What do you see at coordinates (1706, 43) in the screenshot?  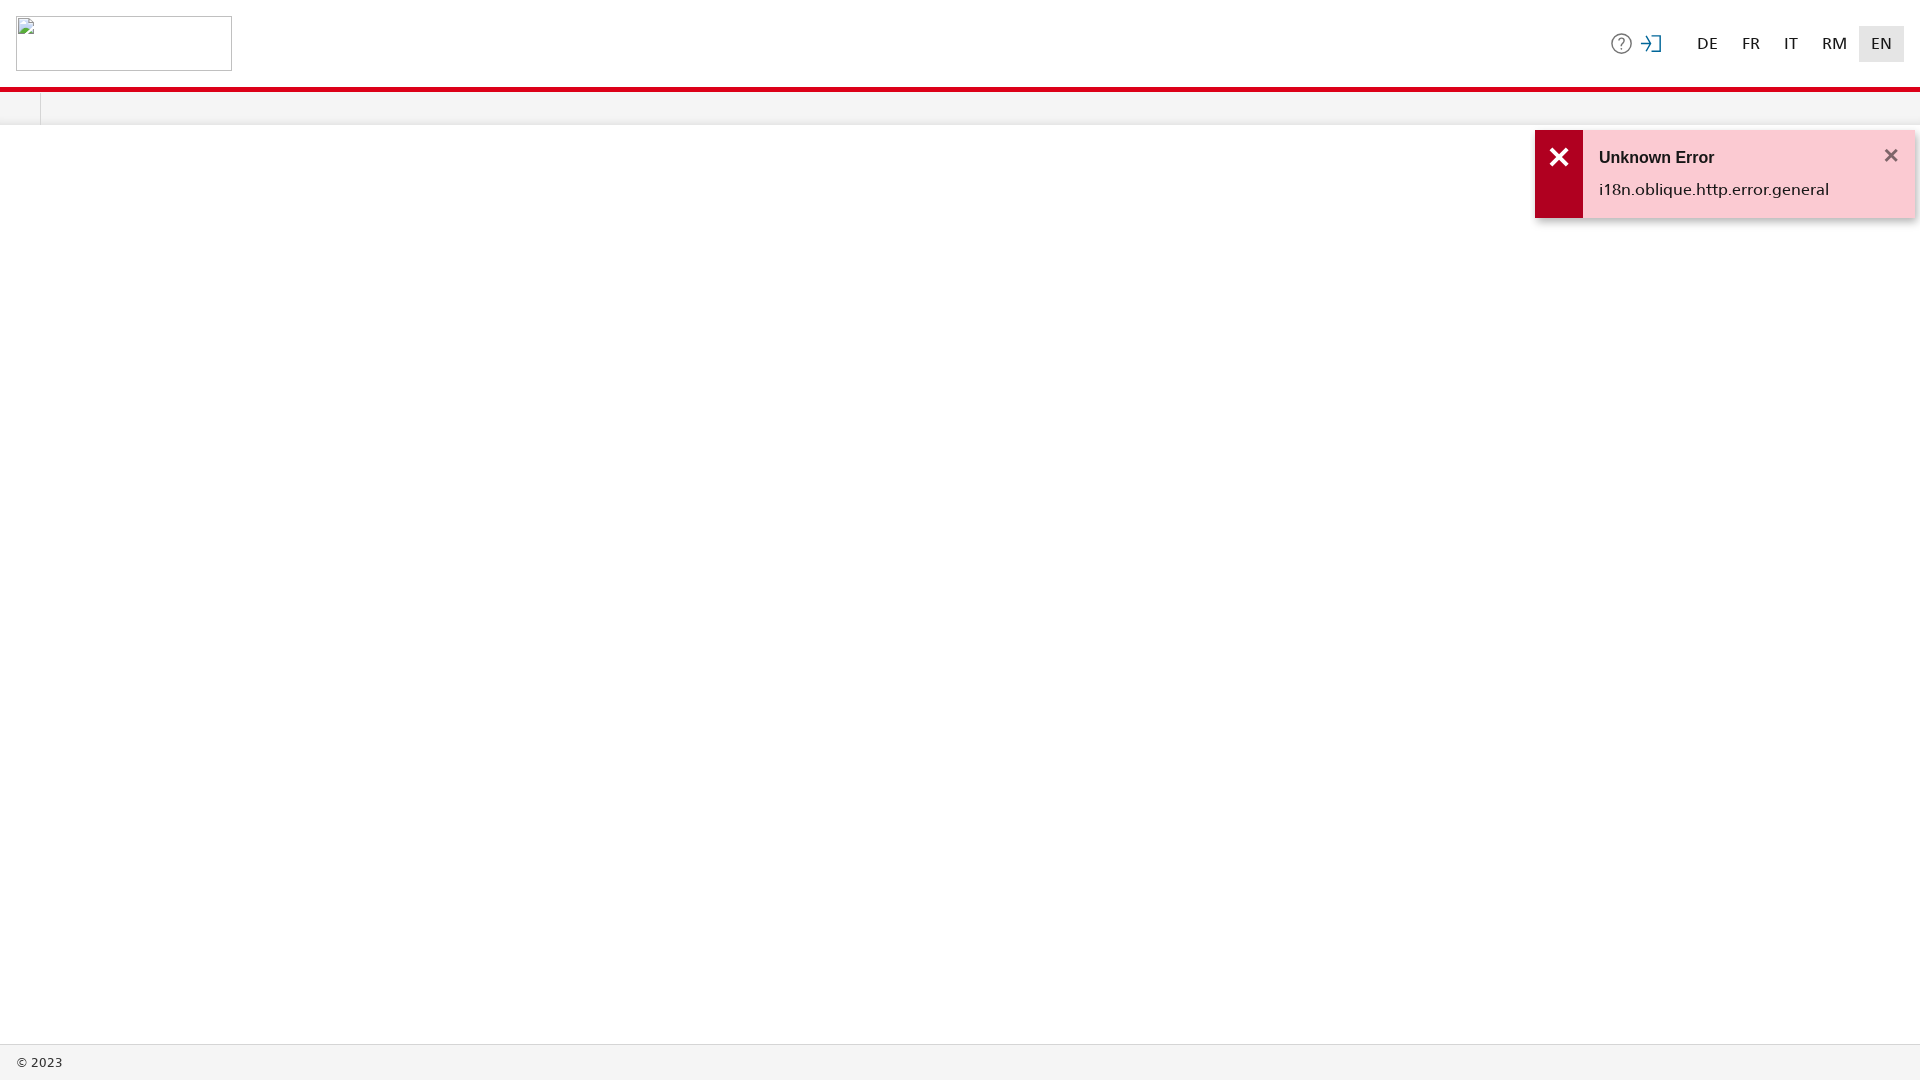 I see `'DE'` at bounding box center [1706, 43].